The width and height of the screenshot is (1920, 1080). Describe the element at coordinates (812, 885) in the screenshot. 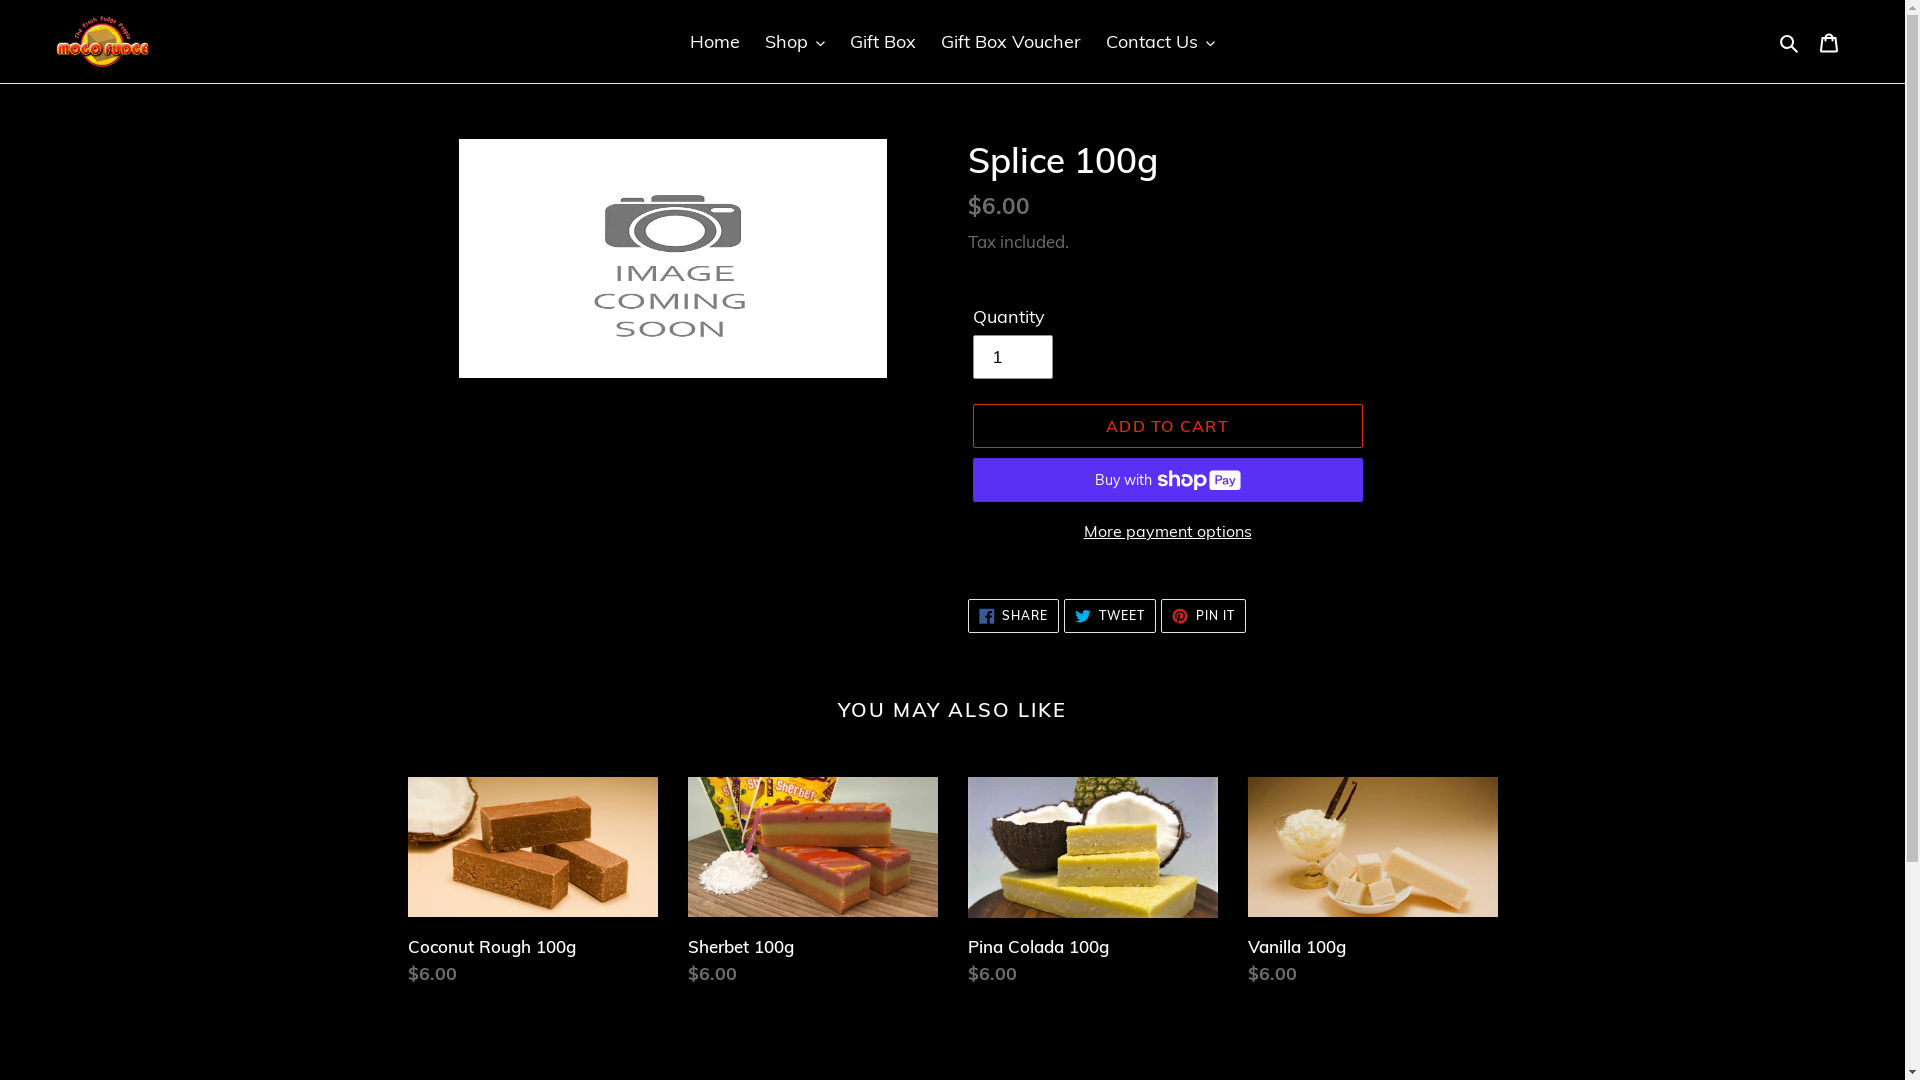

I see `'Sherbet 100g'` at that location.